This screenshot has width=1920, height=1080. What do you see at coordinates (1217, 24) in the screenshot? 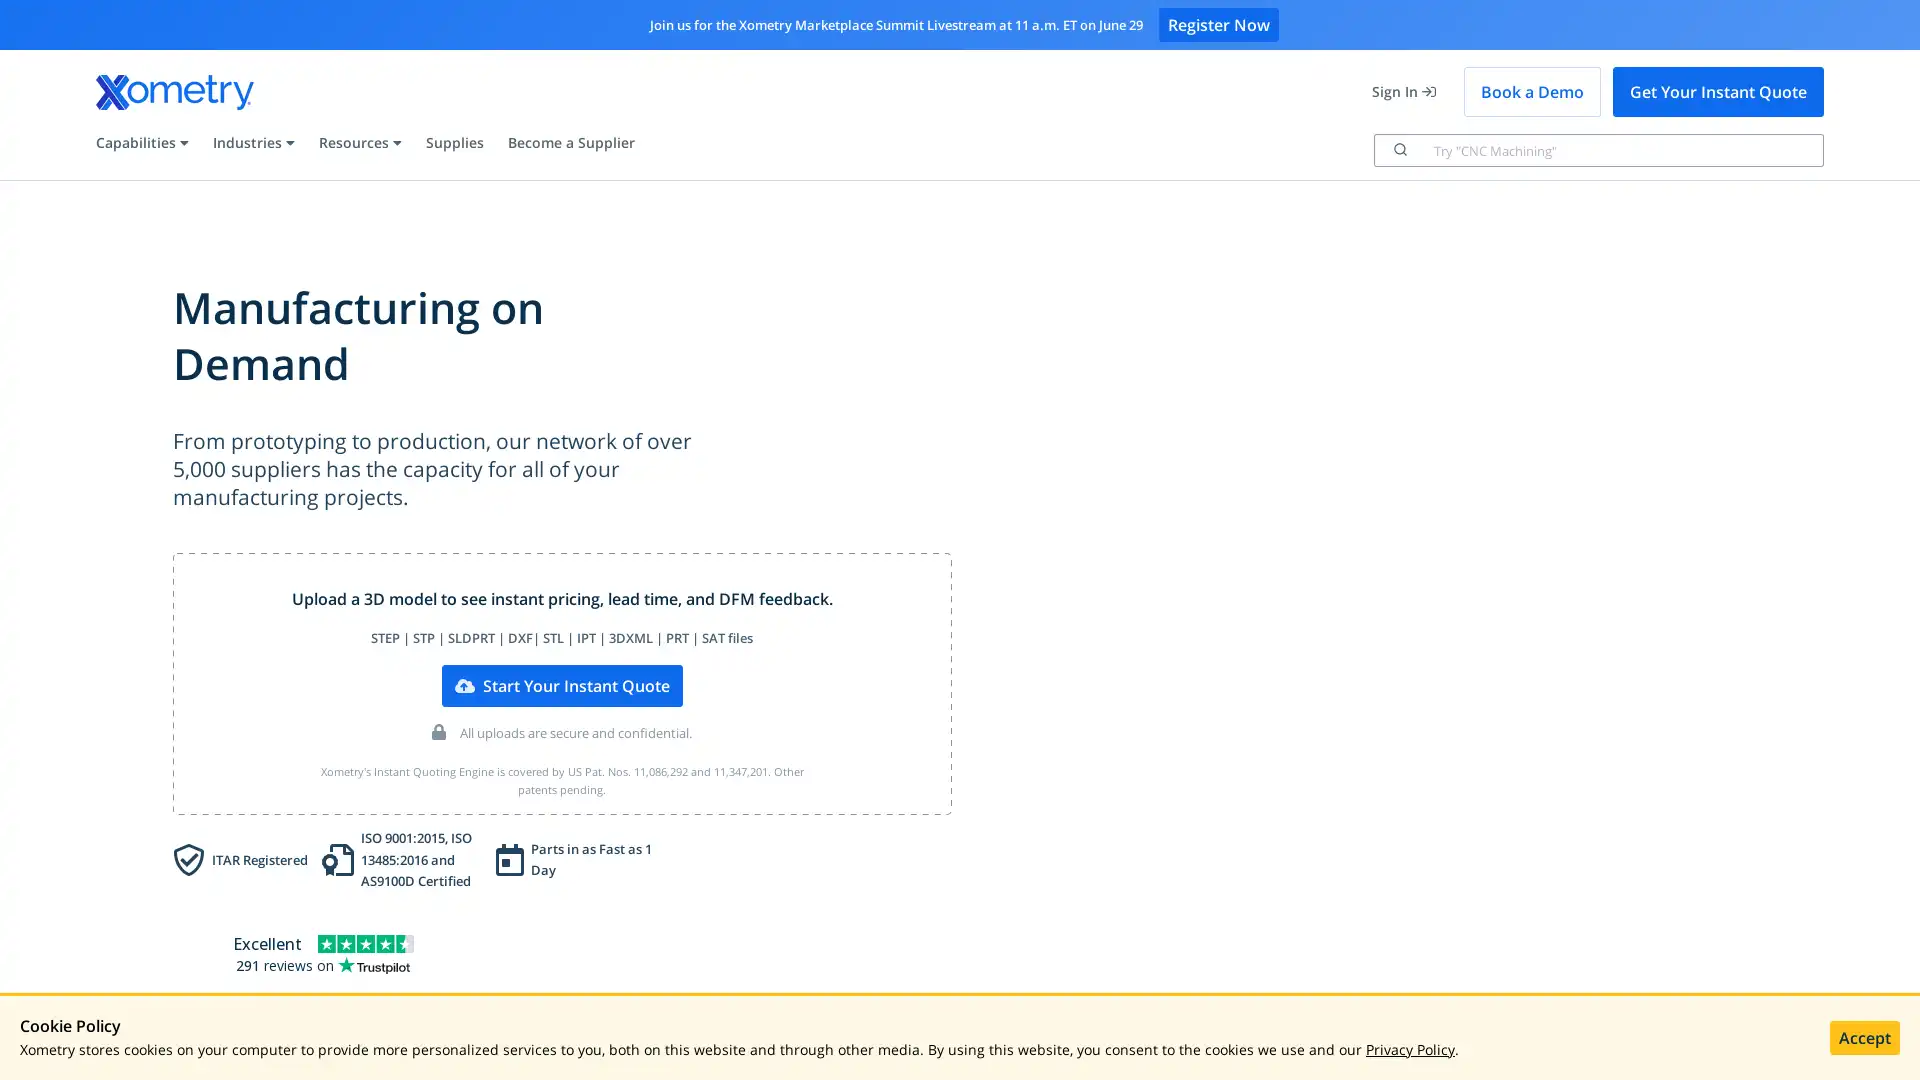
I see `Register Now` at bounding box center [1217, 24].